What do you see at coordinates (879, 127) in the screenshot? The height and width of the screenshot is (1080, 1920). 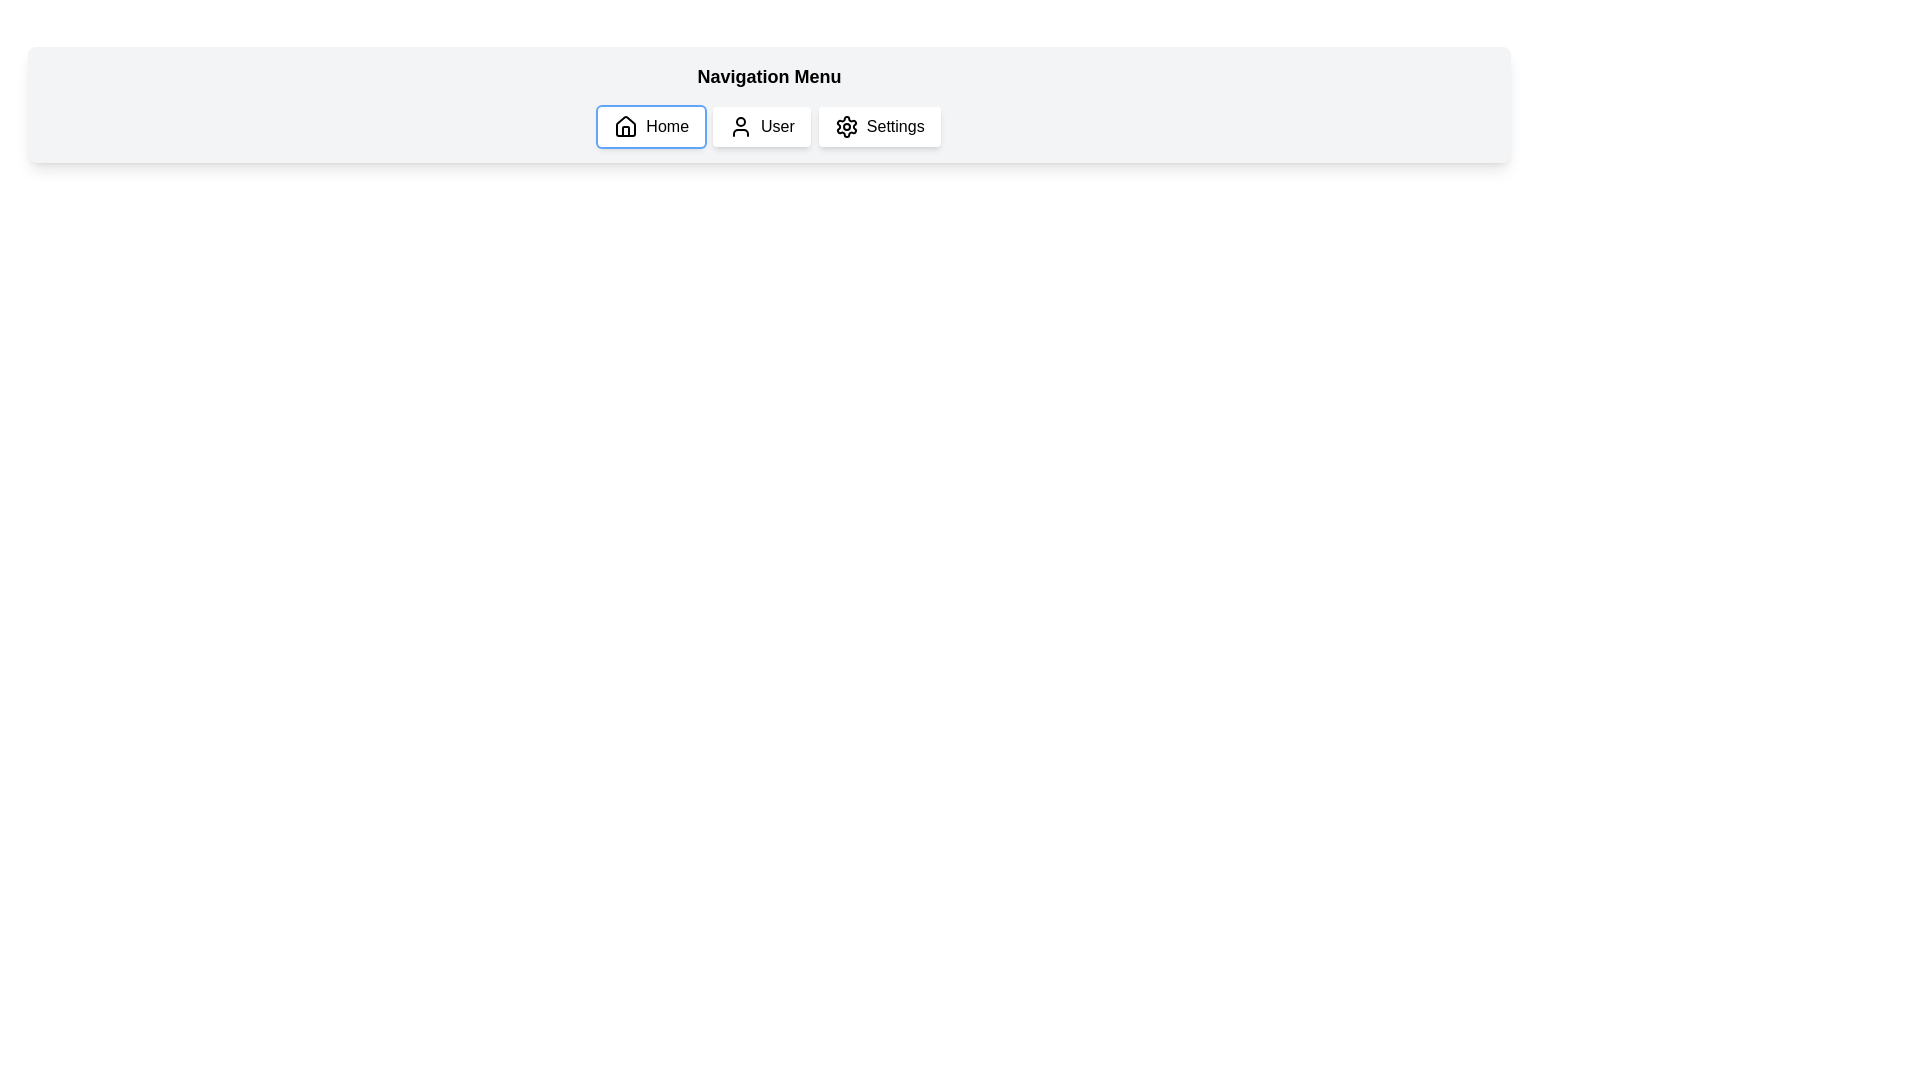 I see `the 'Settings' button, which is the third button in the navigation menu` at bounding box center [879, 127].